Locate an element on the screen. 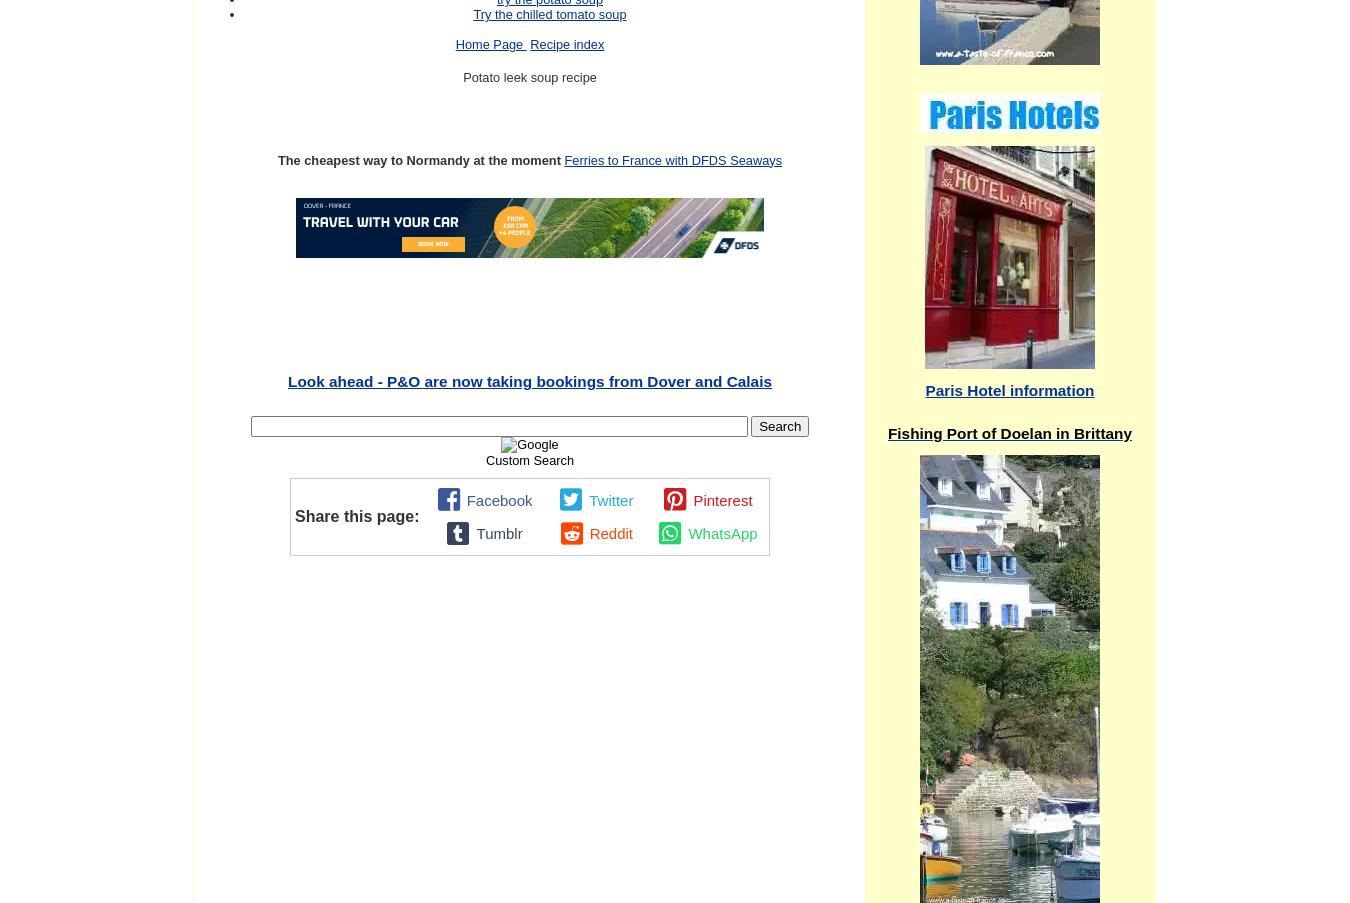 The width and height of the screenshot is (1350, 903). 'HOUSE FOR SALE IN BRITTANY FRANCE' is located at coordinates (528, 374).